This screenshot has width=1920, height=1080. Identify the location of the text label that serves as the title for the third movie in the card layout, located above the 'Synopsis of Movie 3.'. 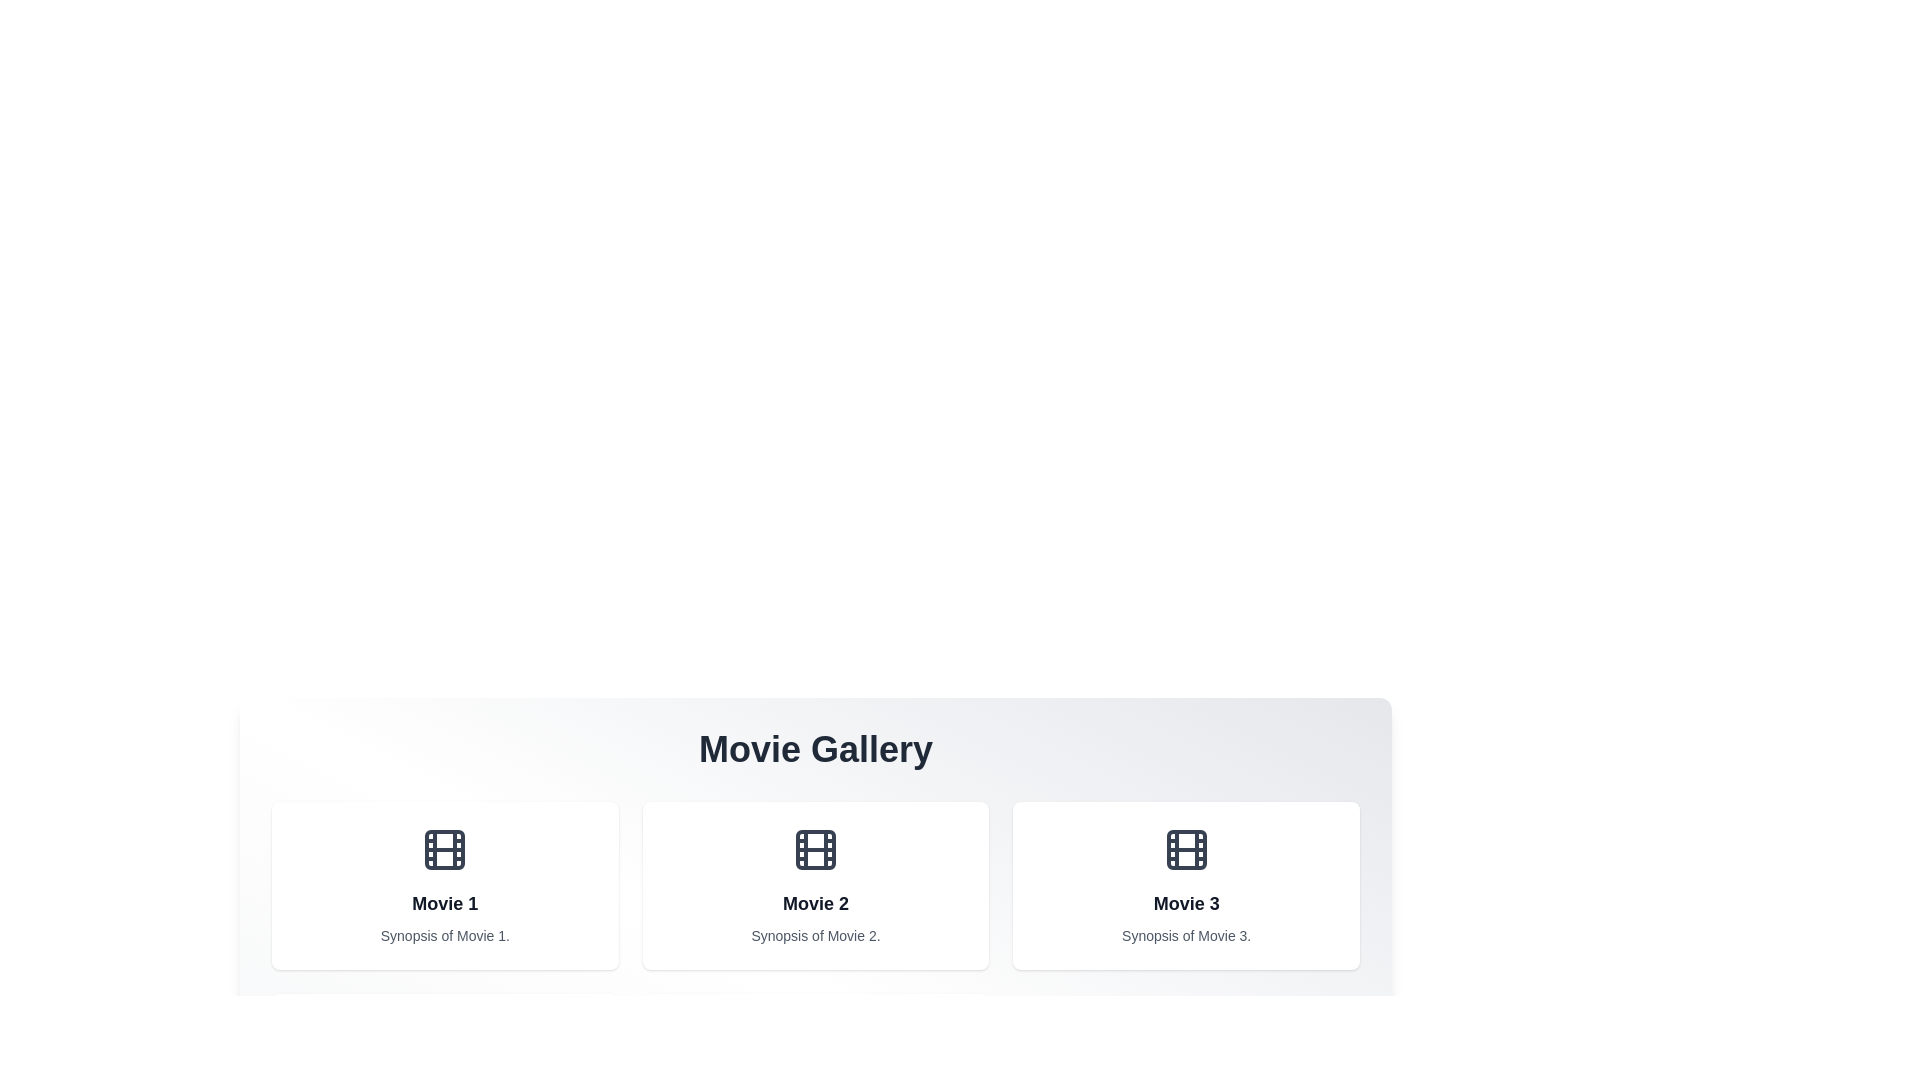
(1186, 903).